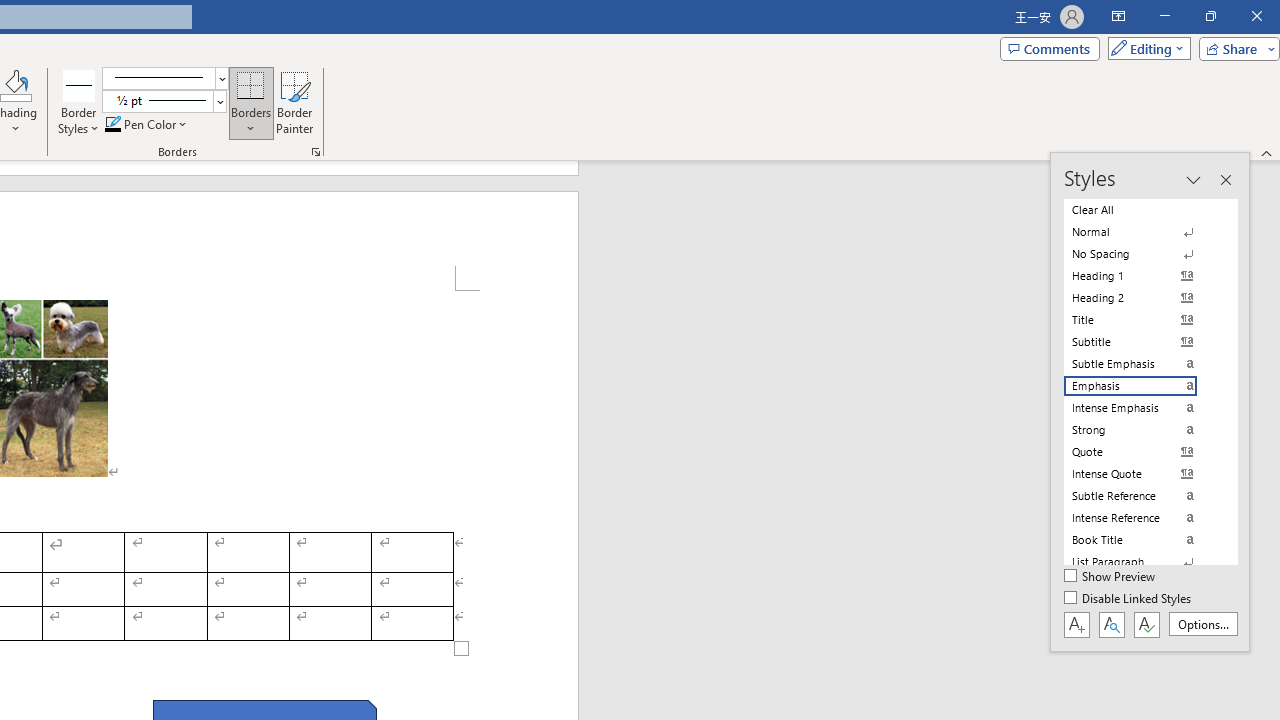 The width and height of the screenshot is (1280, 720). Describe the element at coordinates (1142, 474) in the screenshot. I see `'Intense Quote'` at that location.